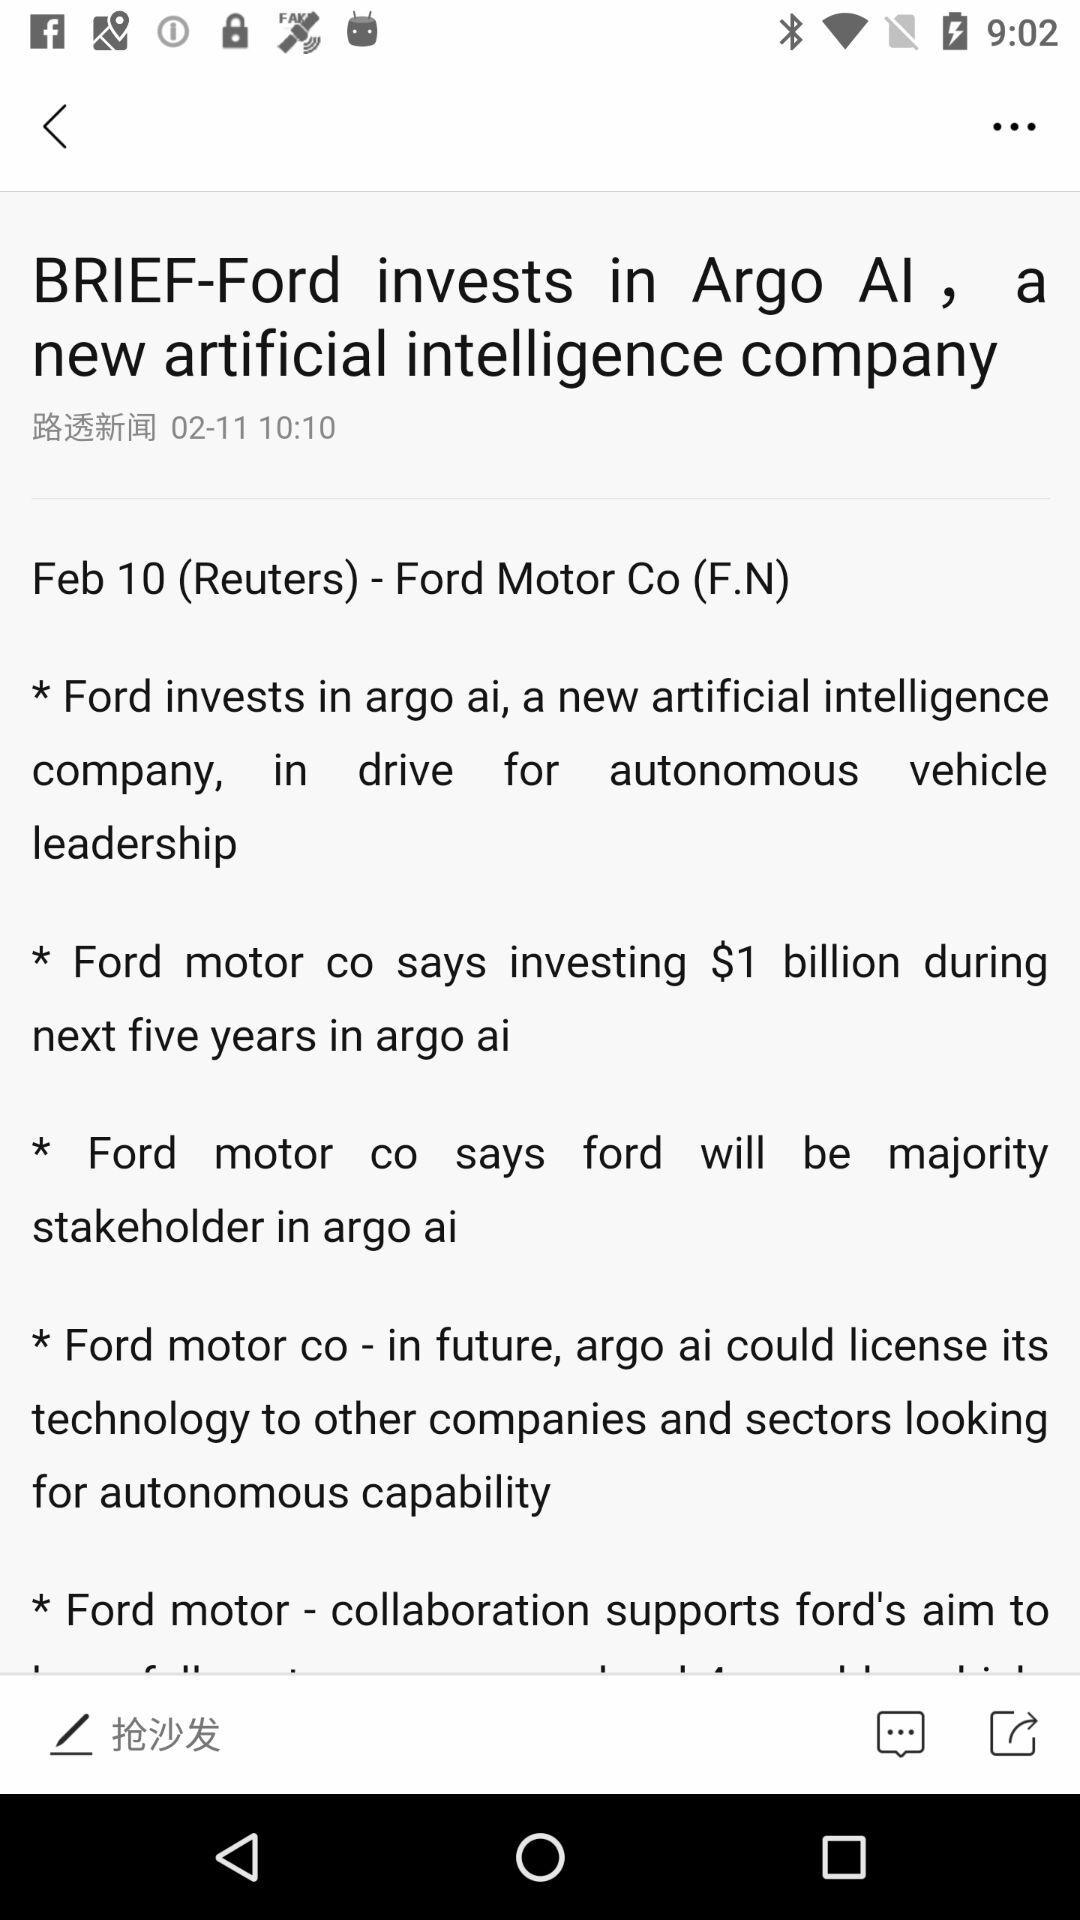  I want to click on the chat icon, so click(900, 1733).